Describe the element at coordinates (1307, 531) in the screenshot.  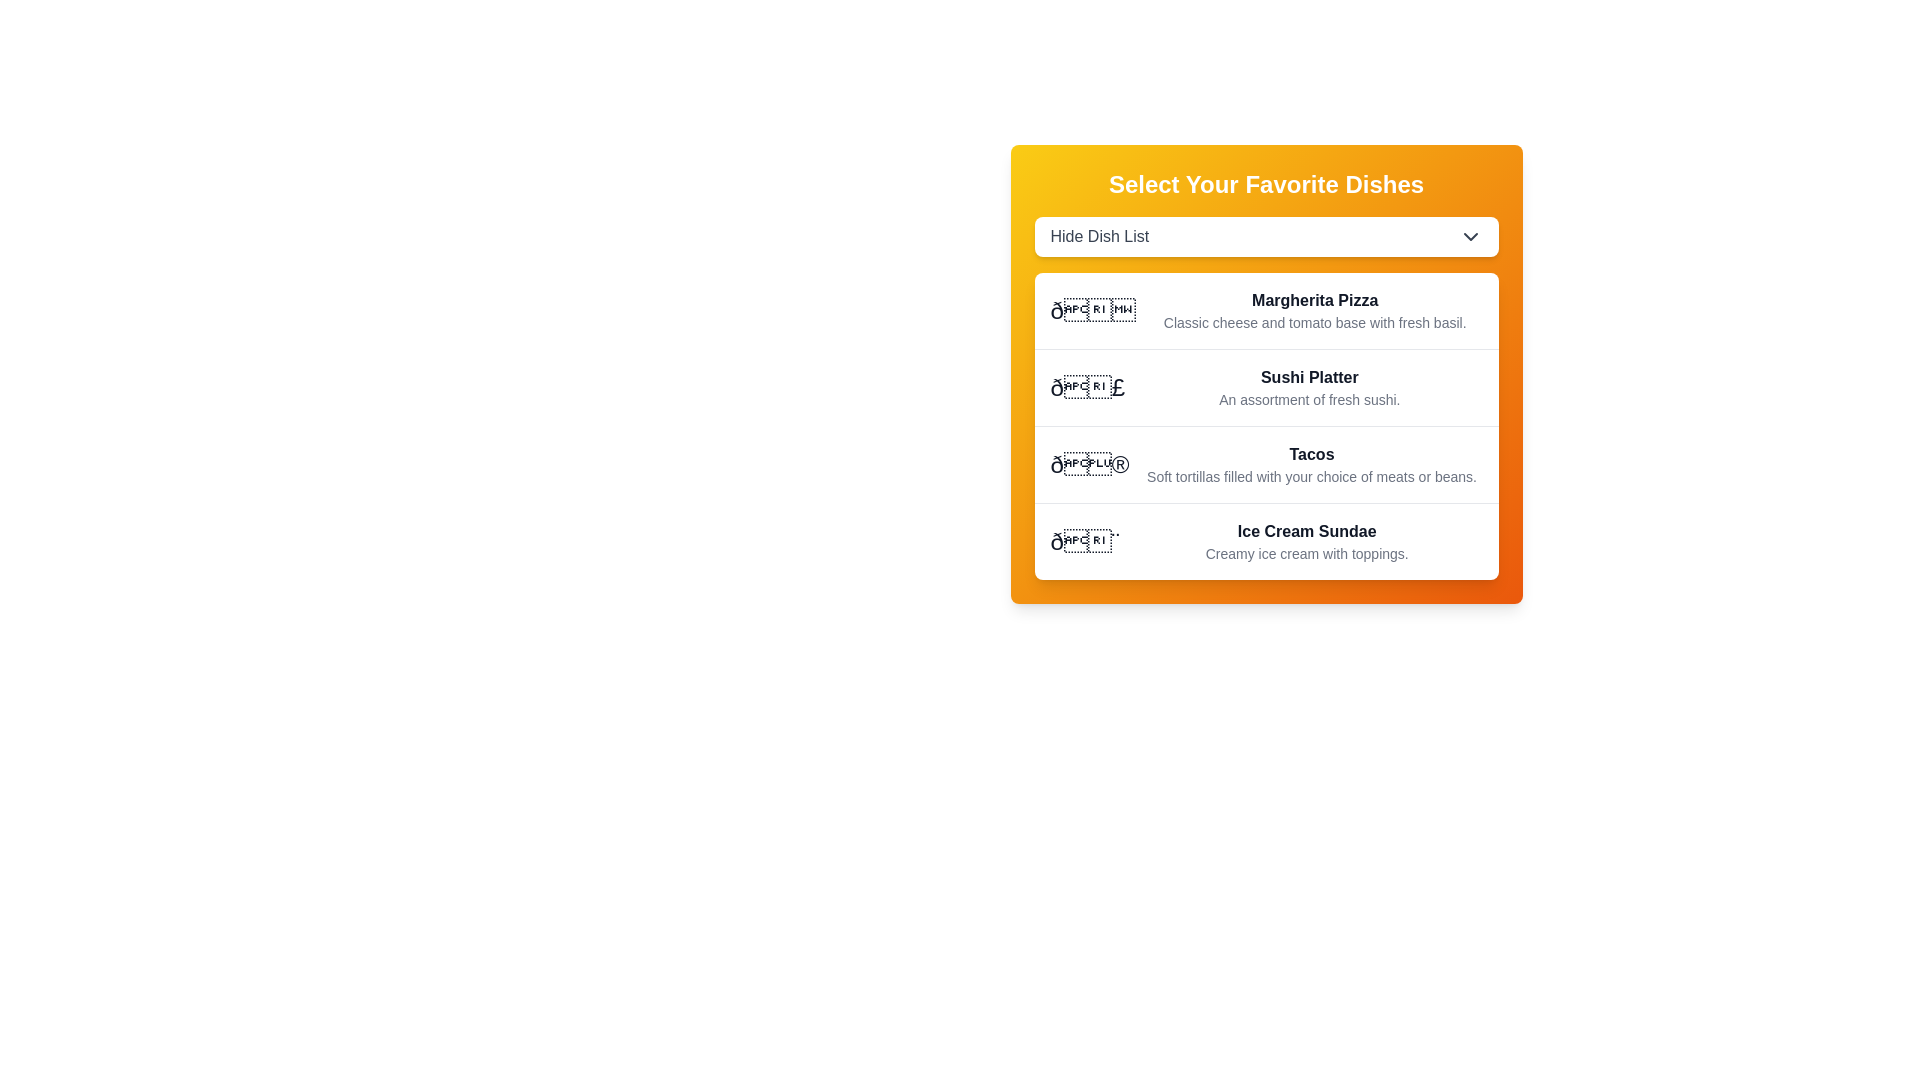
I see `the bold heading text 'Ice Cream Sundae', which is the primary descriptor of a menu item in a list, positioned above the secondary description` at that location.